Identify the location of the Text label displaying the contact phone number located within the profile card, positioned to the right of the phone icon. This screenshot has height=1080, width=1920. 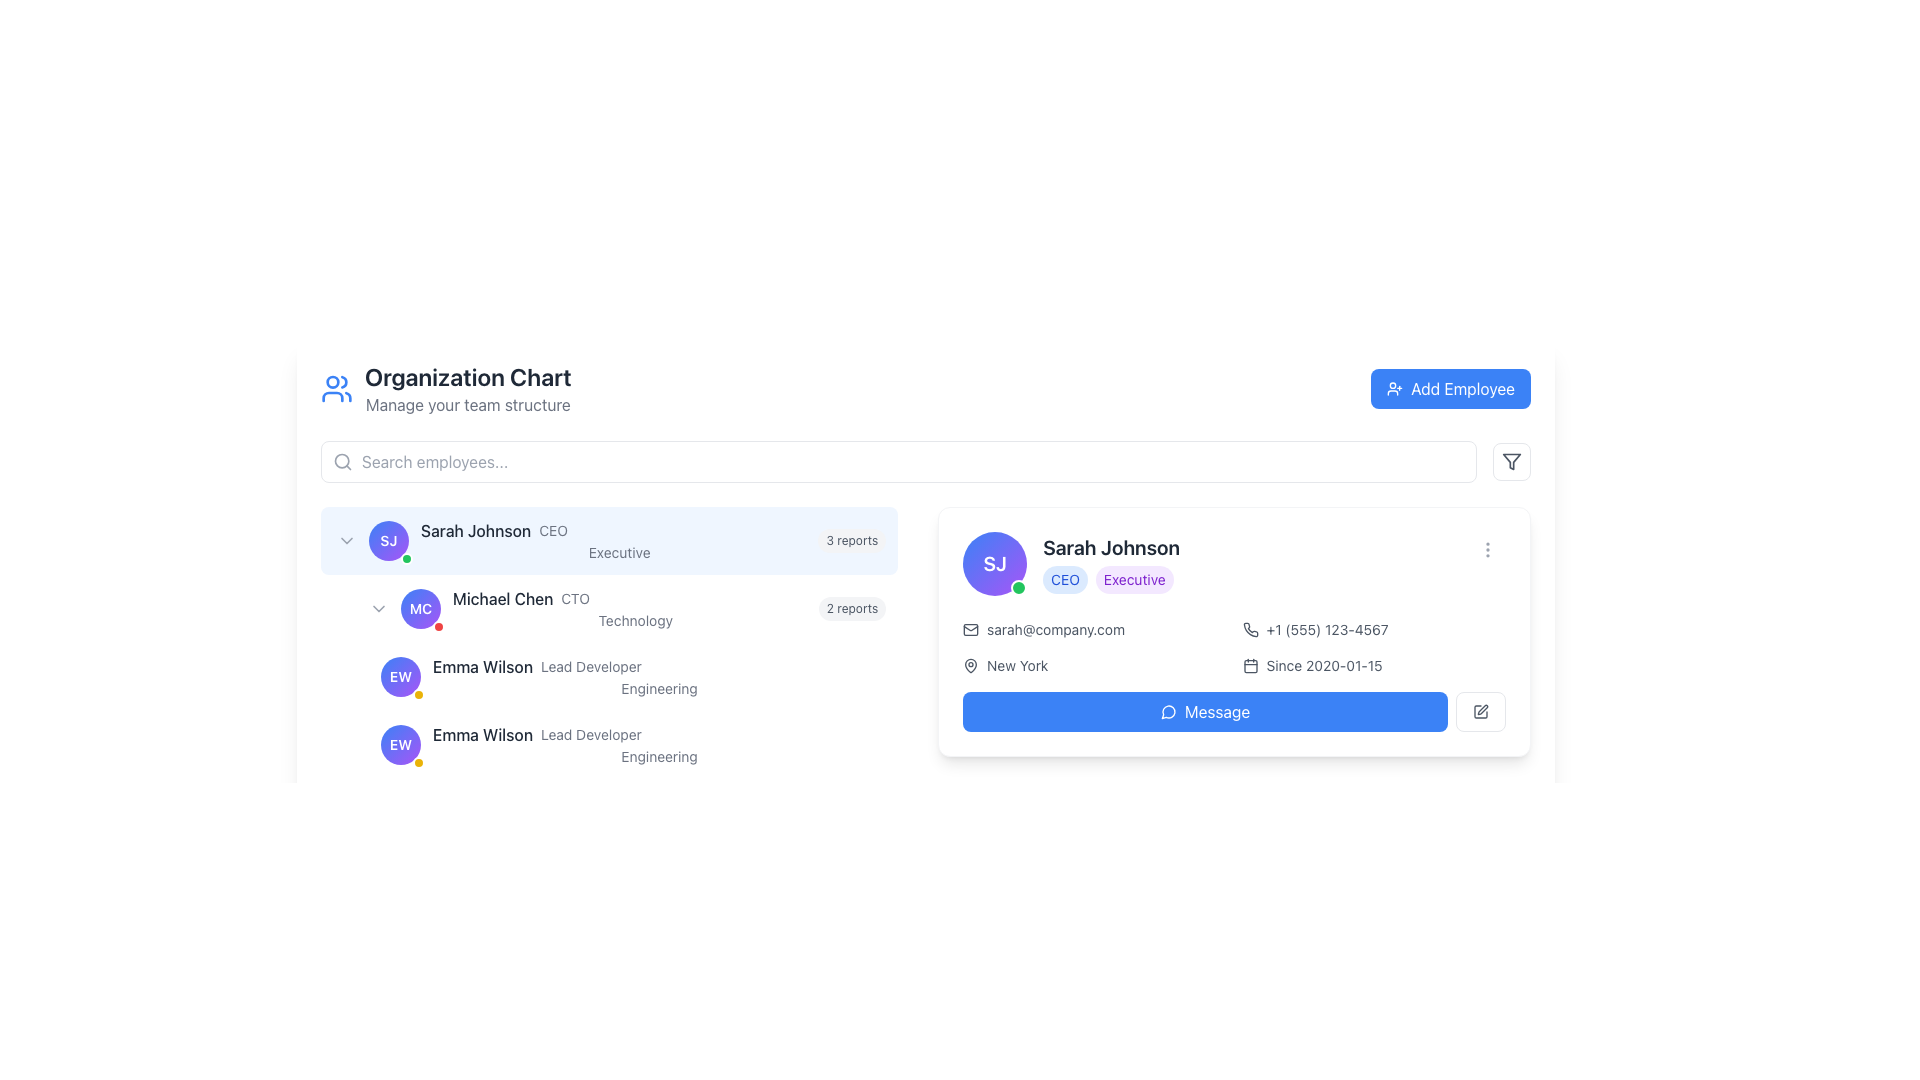
(1327, 628).